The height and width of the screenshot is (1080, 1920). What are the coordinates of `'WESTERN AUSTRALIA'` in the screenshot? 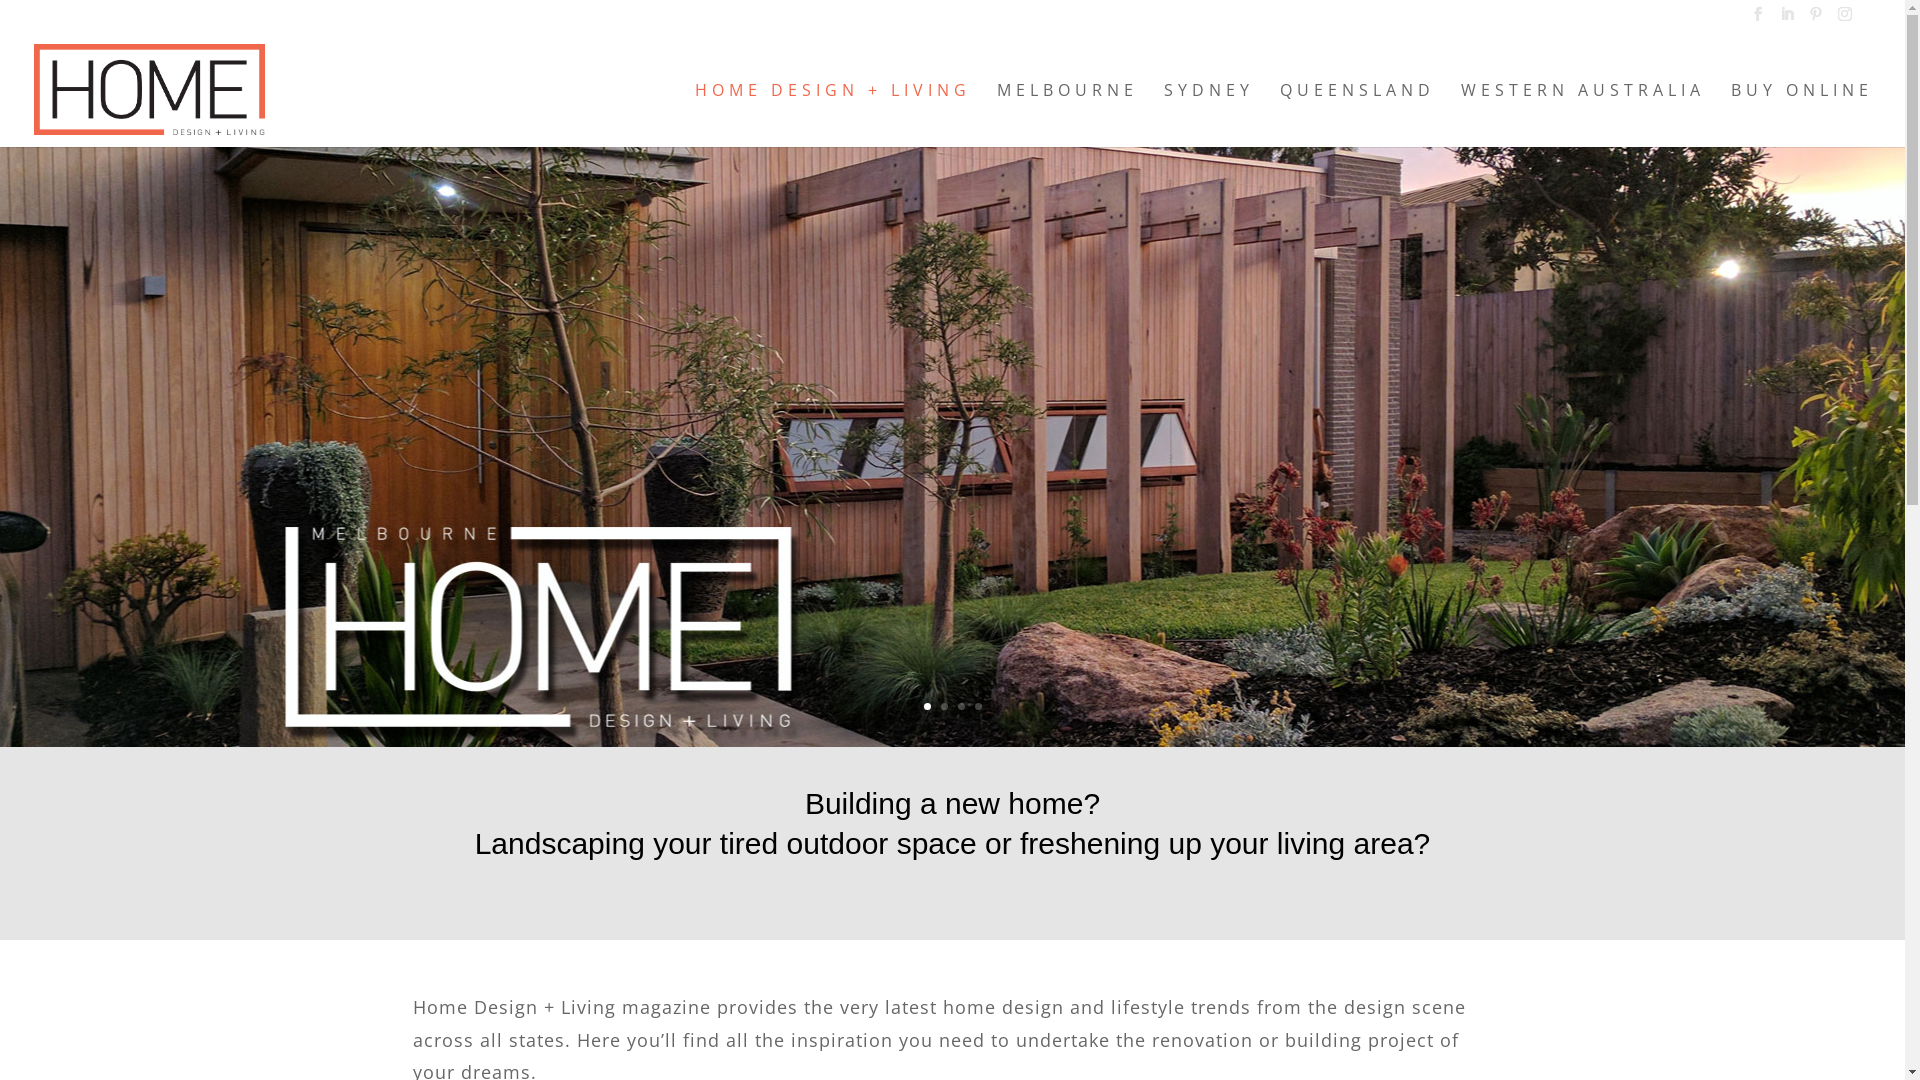 It's located at (1582, 114).